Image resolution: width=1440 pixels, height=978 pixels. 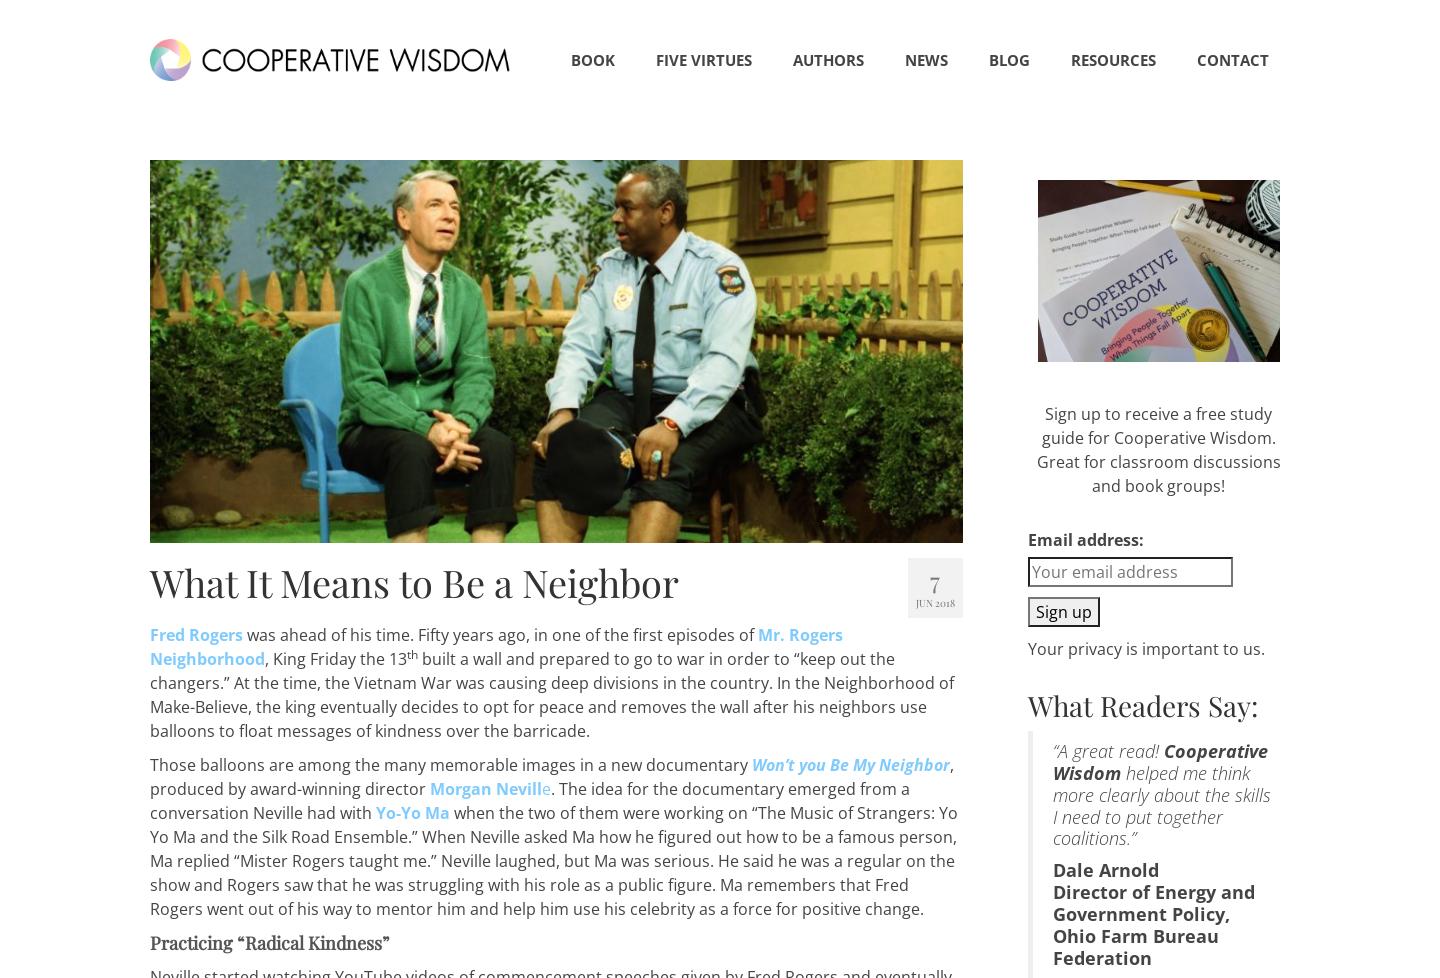 I want to click on 'BLOG', so click(x=1008, y=59).